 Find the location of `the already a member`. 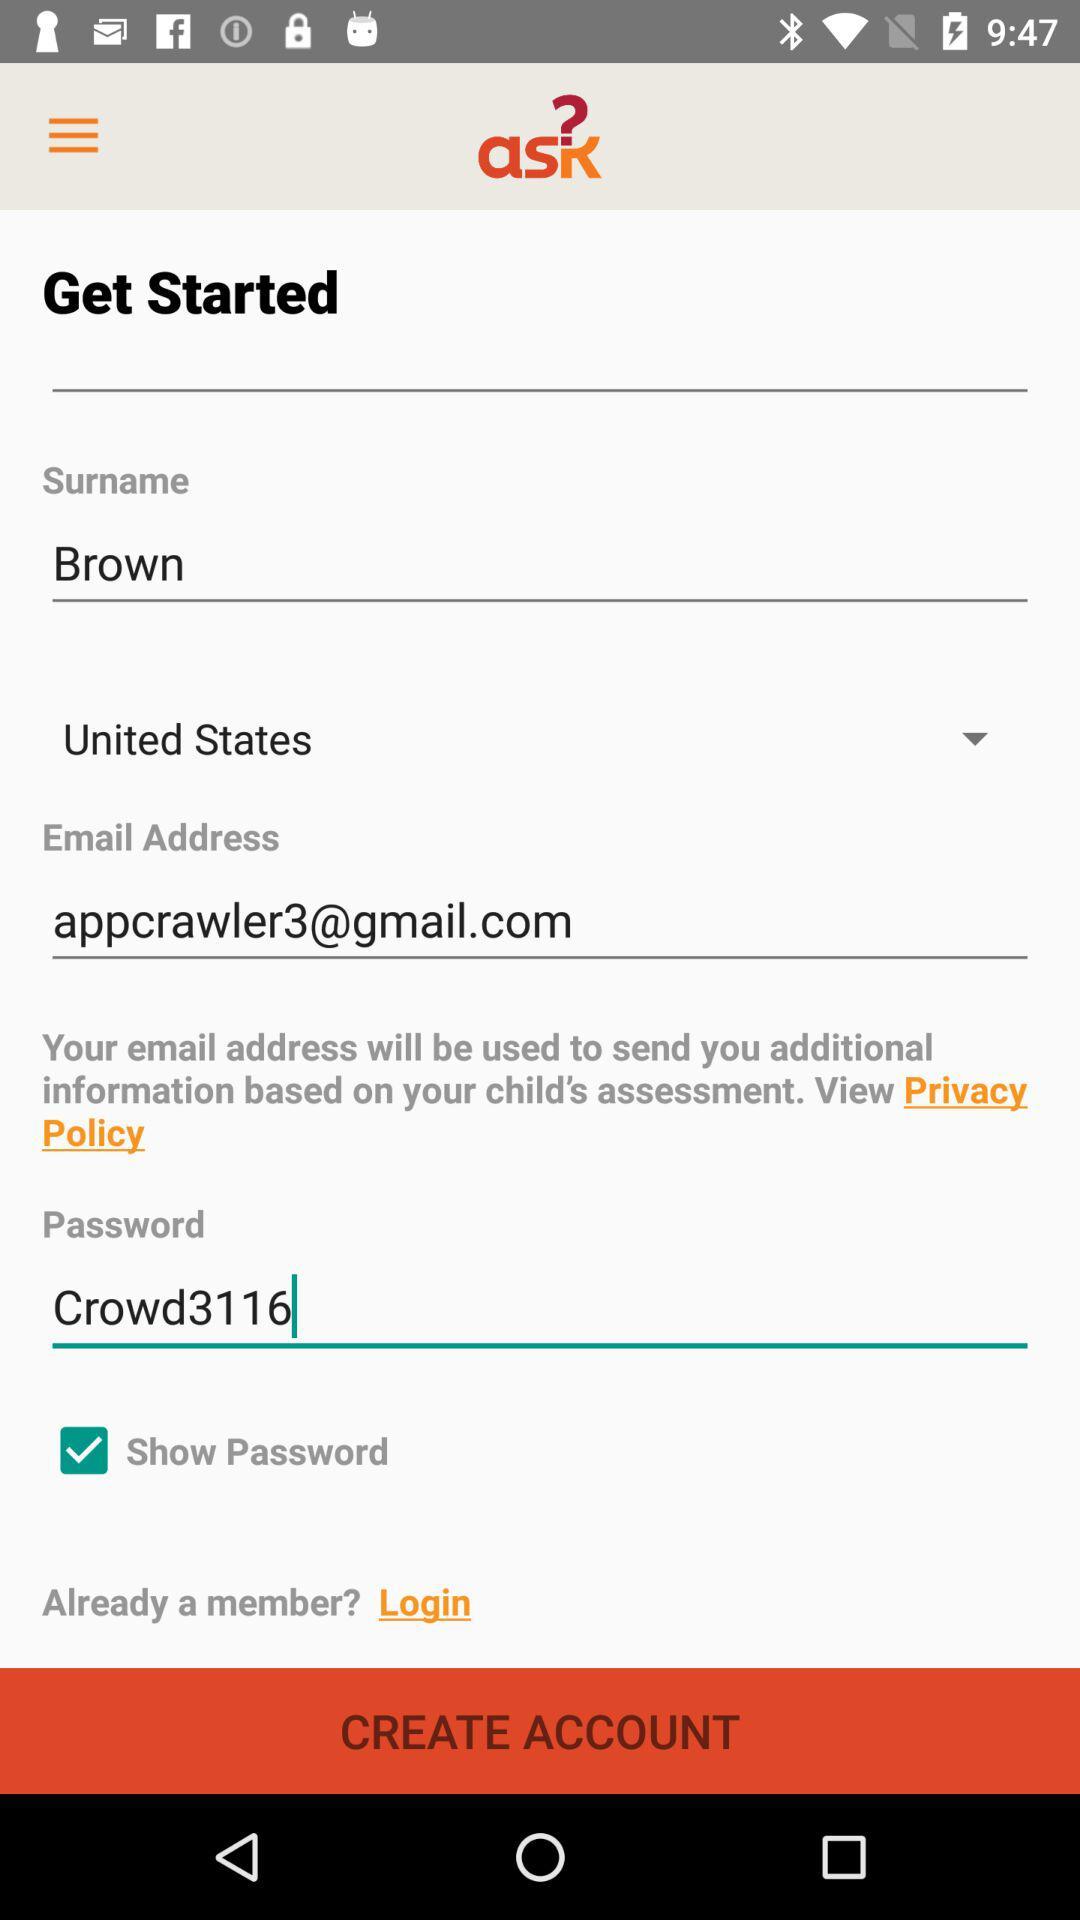

the already a member is located at coordinates (560, 1601).